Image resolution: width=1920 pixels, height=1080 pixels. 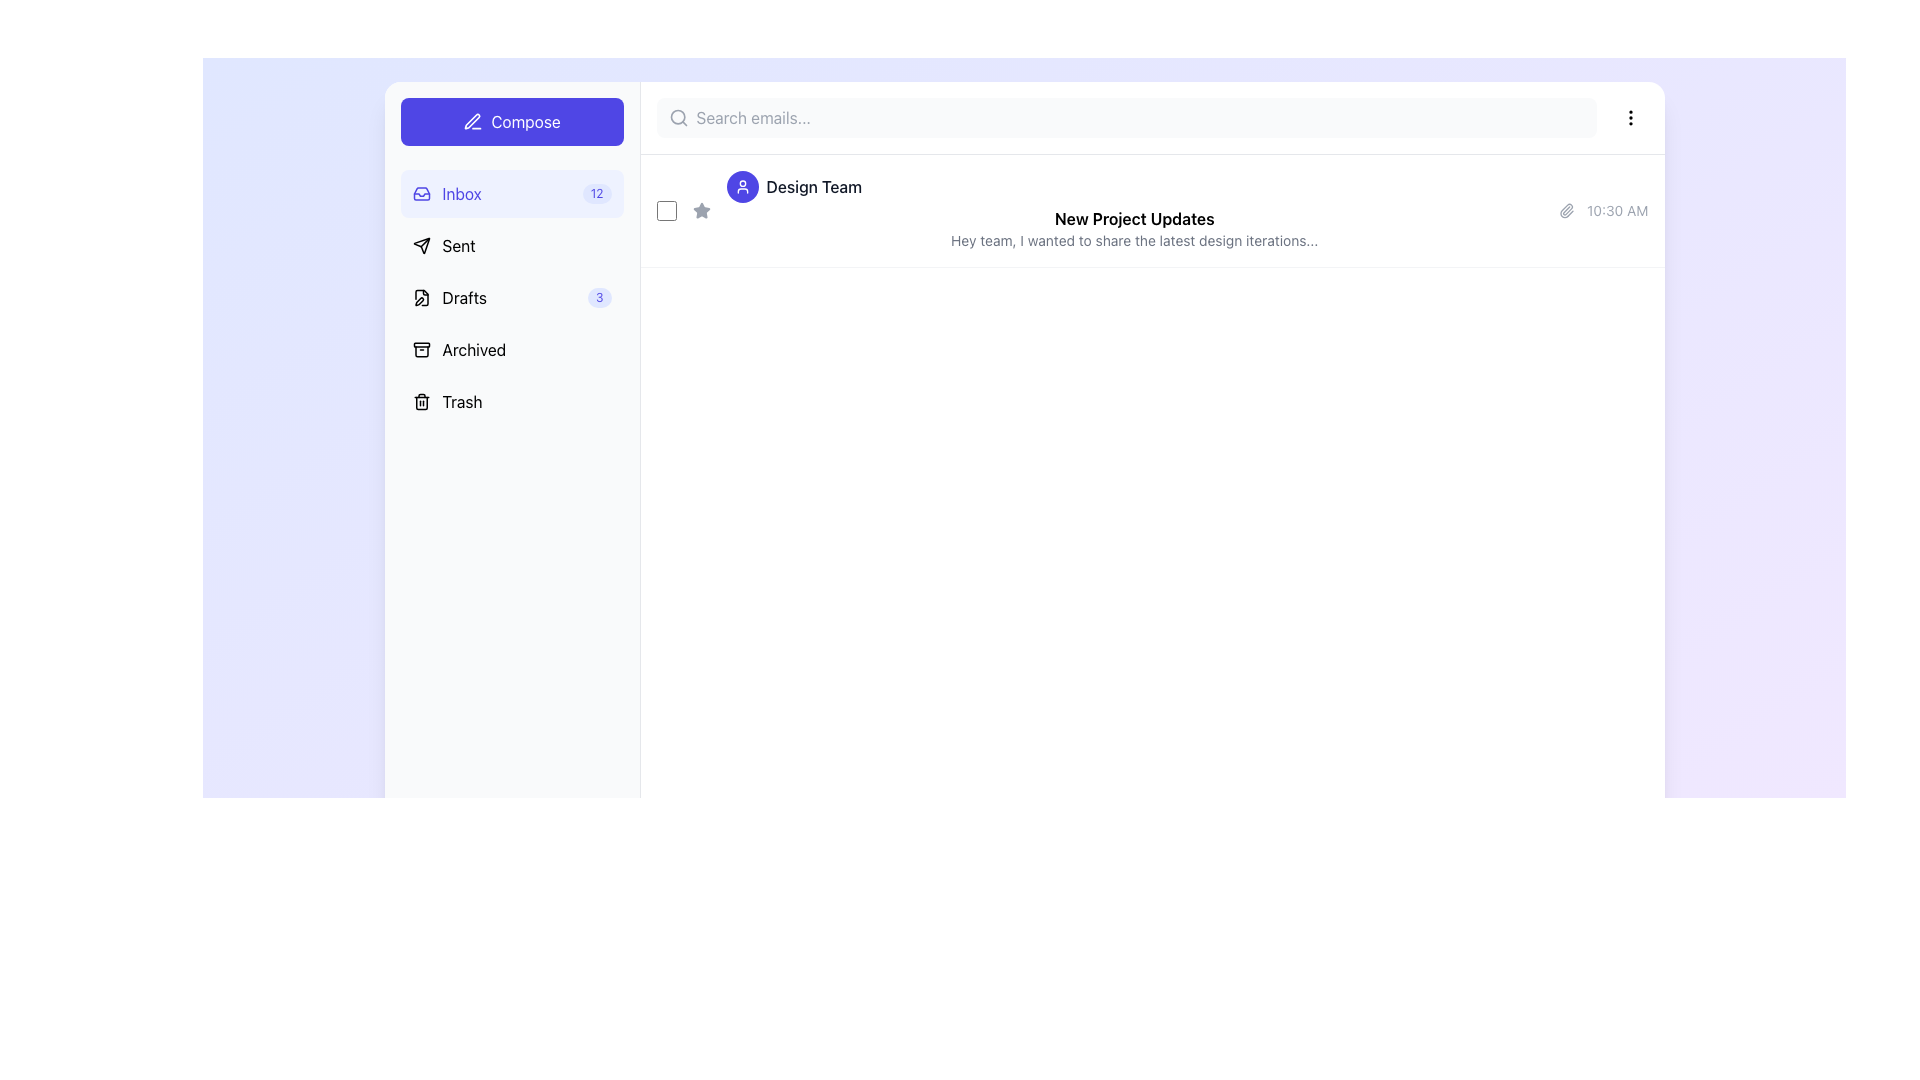 What do you see at coordinates (512, 349) in the screenshot?
I see `the 'Archived' button located in the left-hand navigation panel, positioned below the 'Drafts' button and above the 'Trash' button` at bounding box center [512, 349].